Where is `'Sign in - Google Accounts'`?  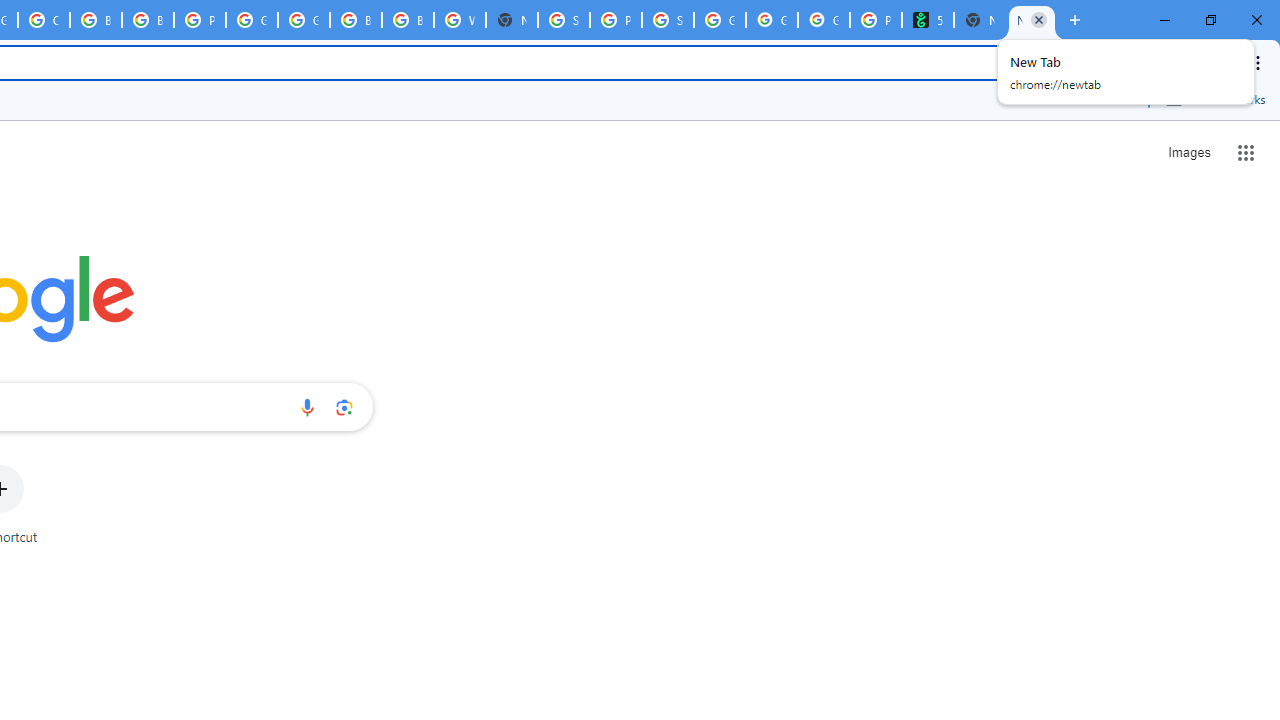
'Sign in - Google Accounts' is located at coordinates (562, 20).